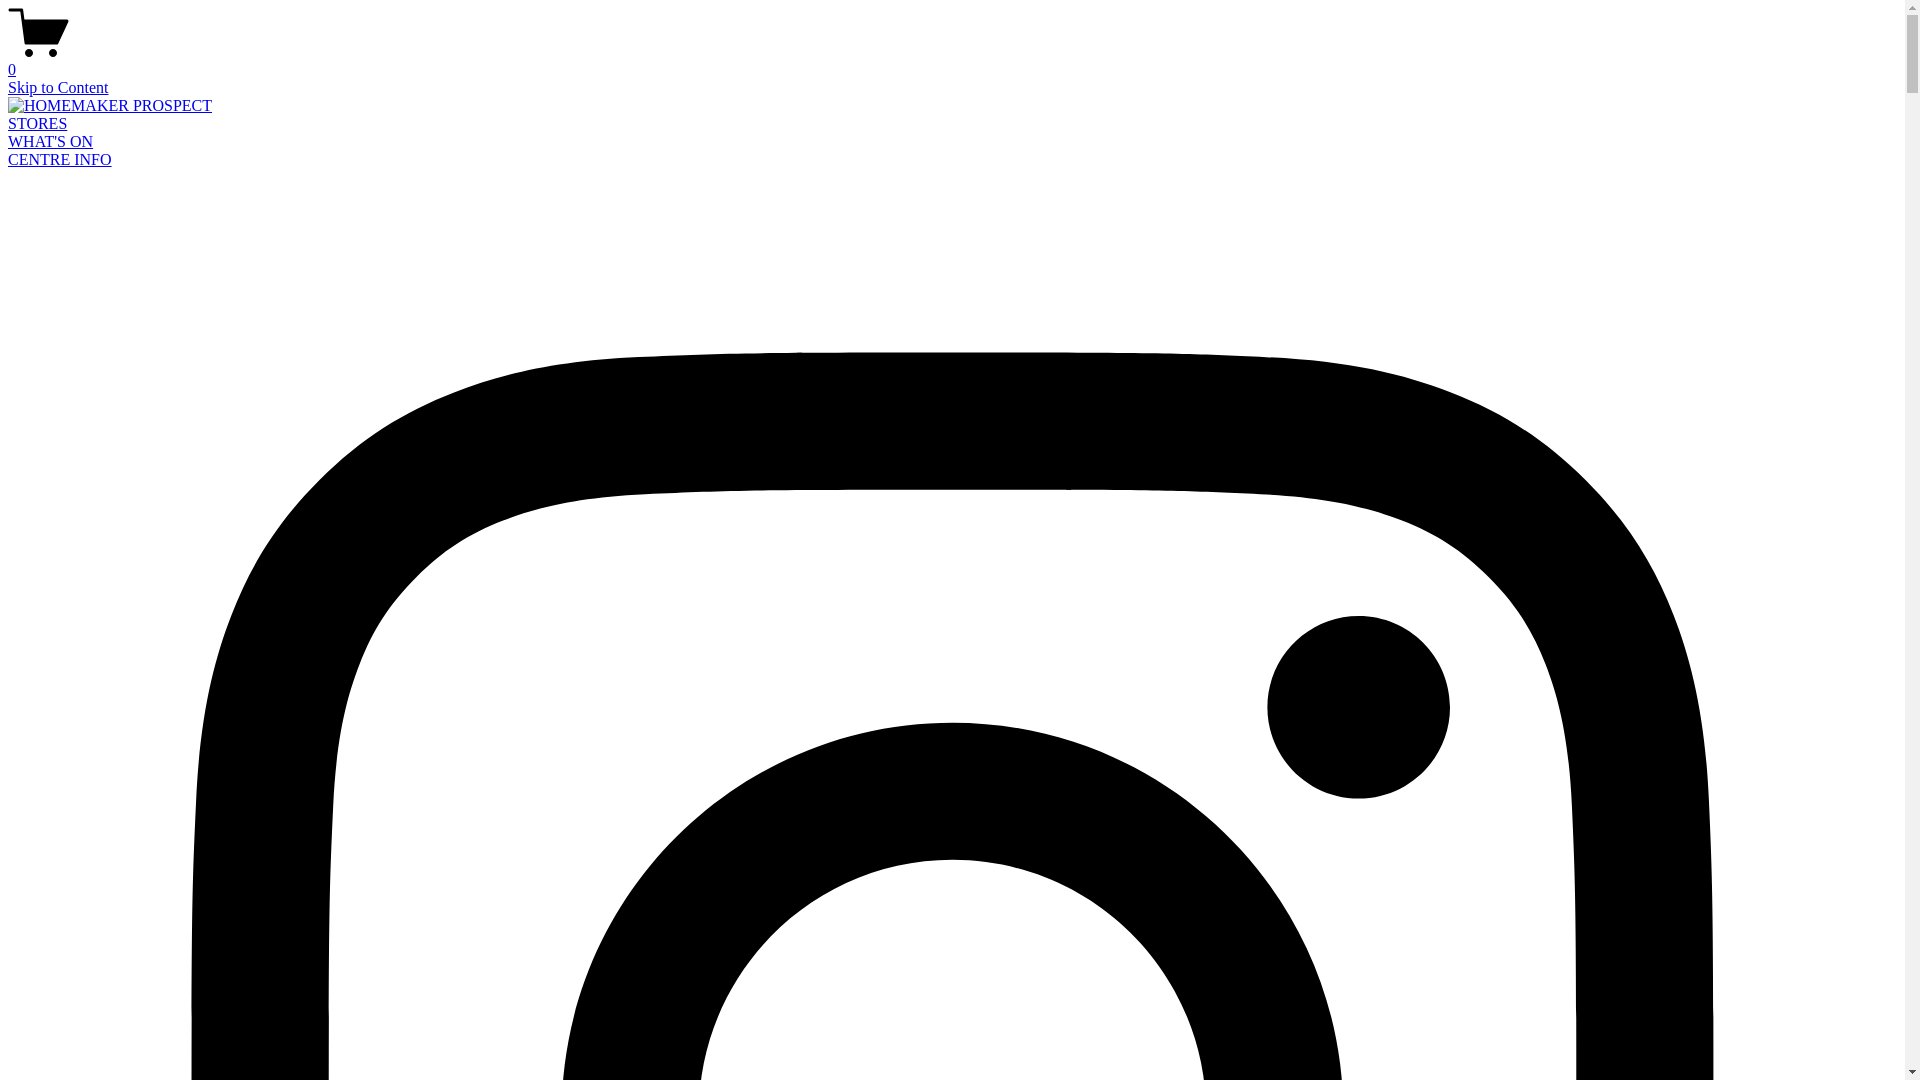  Describe the element at coordinates (59, 158) in the screenshot. I see `'CENTRE INFO'` at that location.